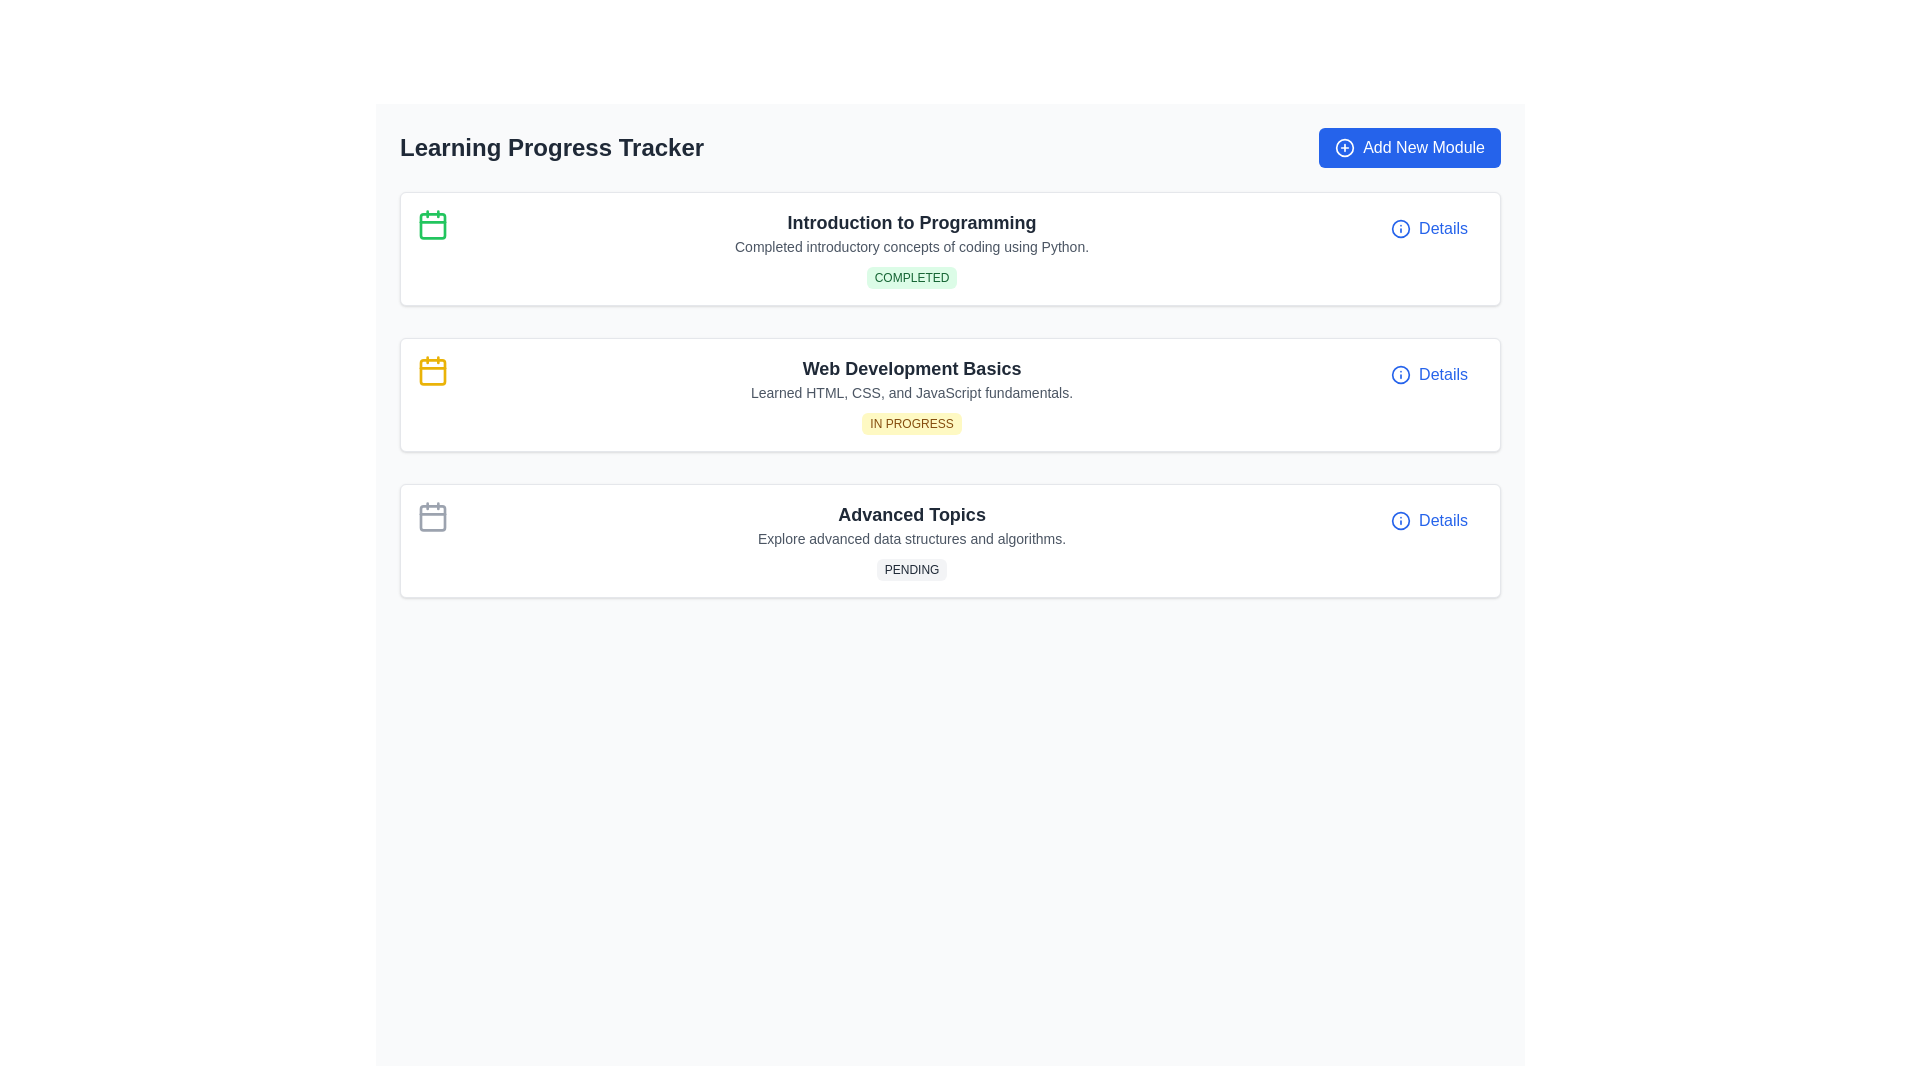 The width and height of the screenshot is (1920, 1080). Describe the element at coordinates (911, 540) in the screenshot. I see `the composite element titled 'Advanced Topics', which includes a header, description, and a 'PENDING' status badge, located in the vertical list of learning modules` at that location.